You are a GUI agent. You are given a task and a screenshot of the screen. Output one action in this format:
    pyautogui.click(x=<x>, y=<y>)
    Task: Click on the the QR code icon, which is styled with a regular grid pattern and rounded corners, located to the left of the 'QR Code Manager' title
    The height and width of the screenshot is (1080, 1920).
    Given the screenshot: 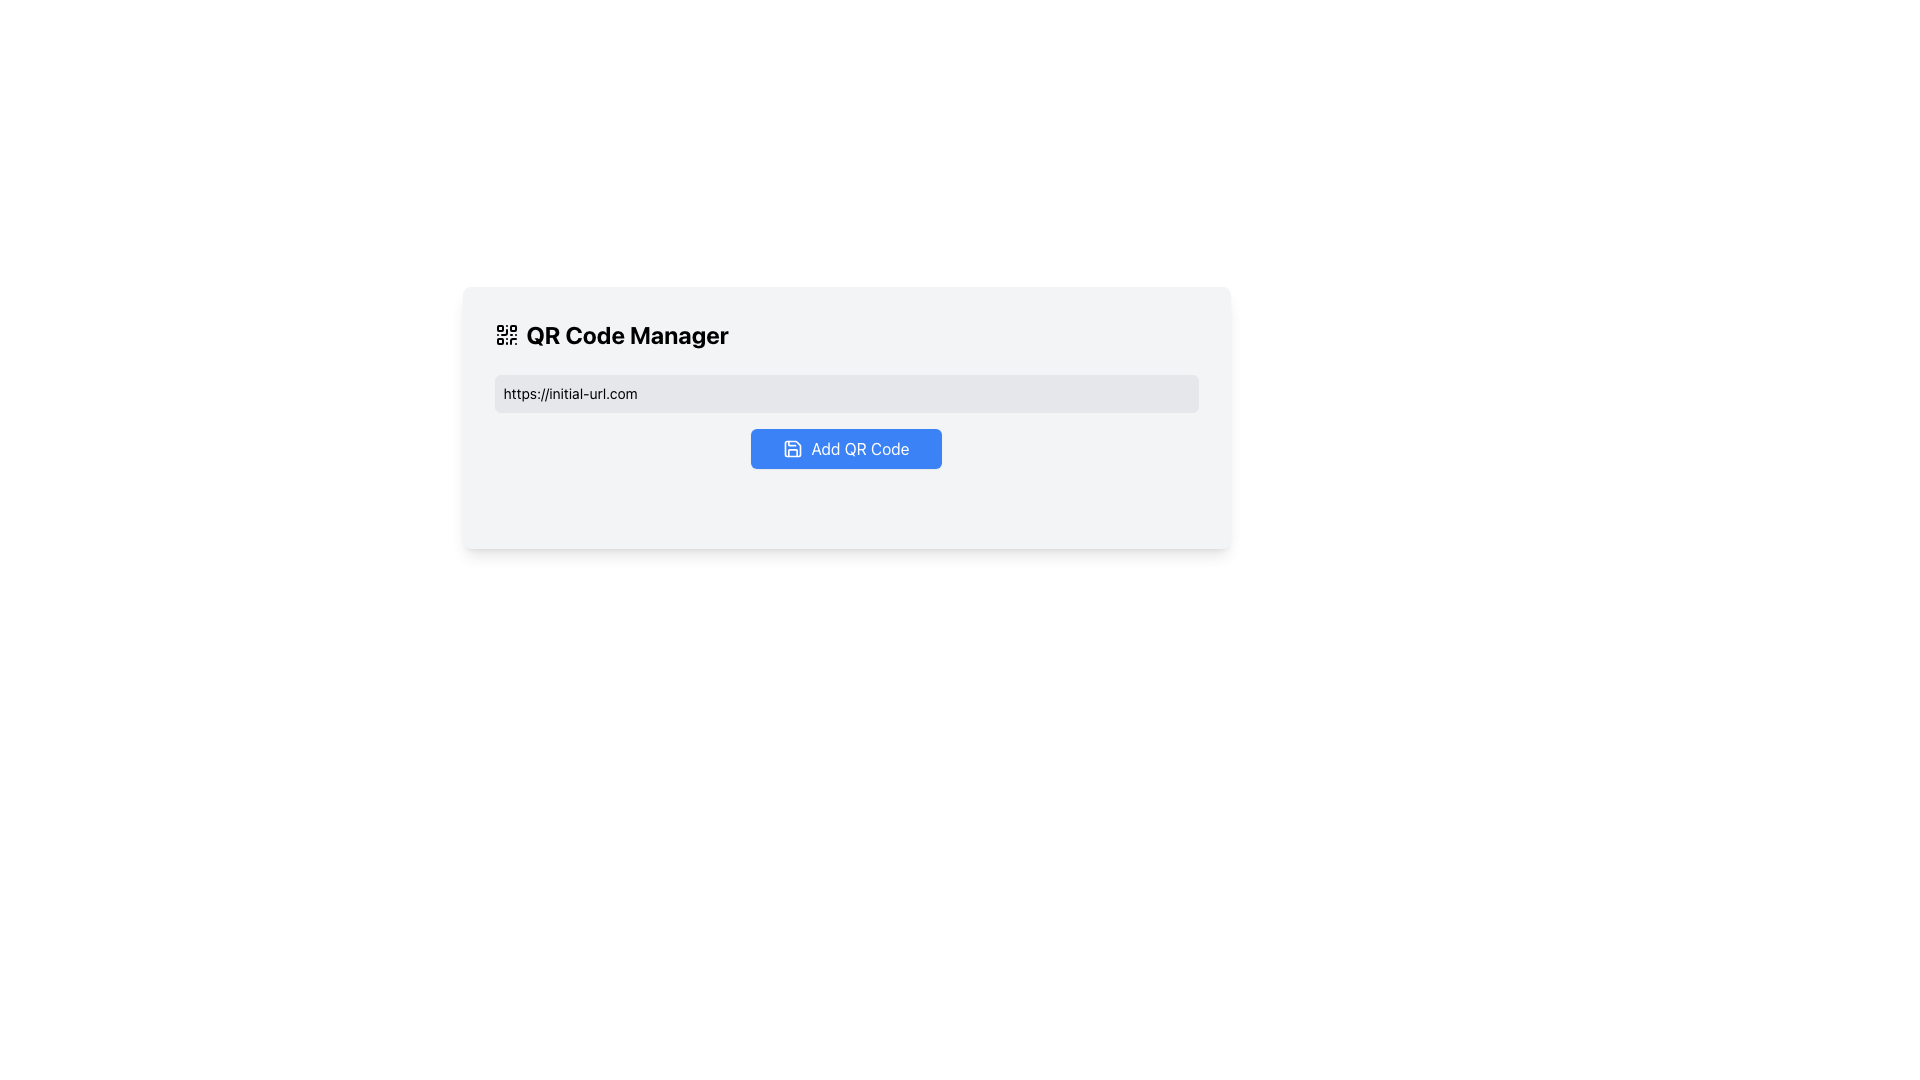 What is the action you would take?
    pyautogui.click(x=506, y=334)
    